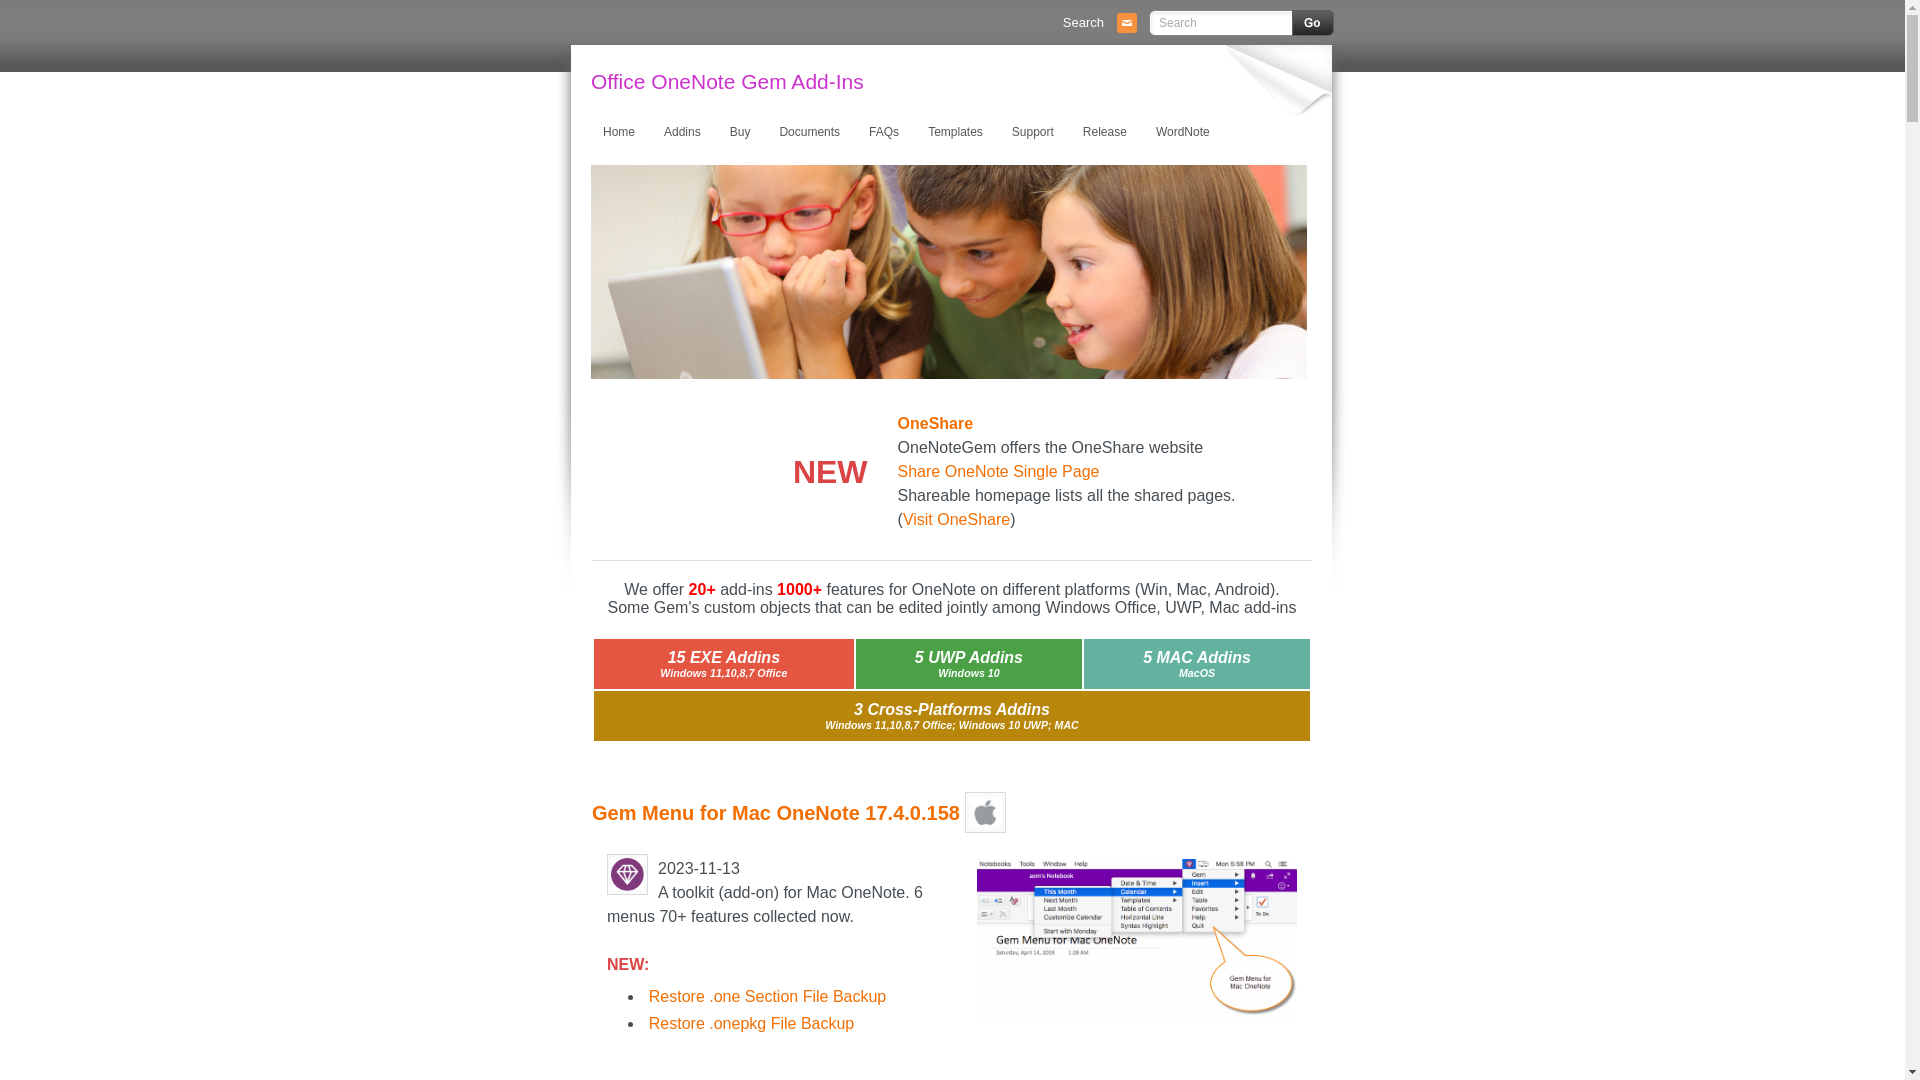 The height and width of the screenshot is (1080, 1920). What do you see at coordinates (807, 131) in the screenshot?
I see `'Documents'` at bounding box center [807, 131].